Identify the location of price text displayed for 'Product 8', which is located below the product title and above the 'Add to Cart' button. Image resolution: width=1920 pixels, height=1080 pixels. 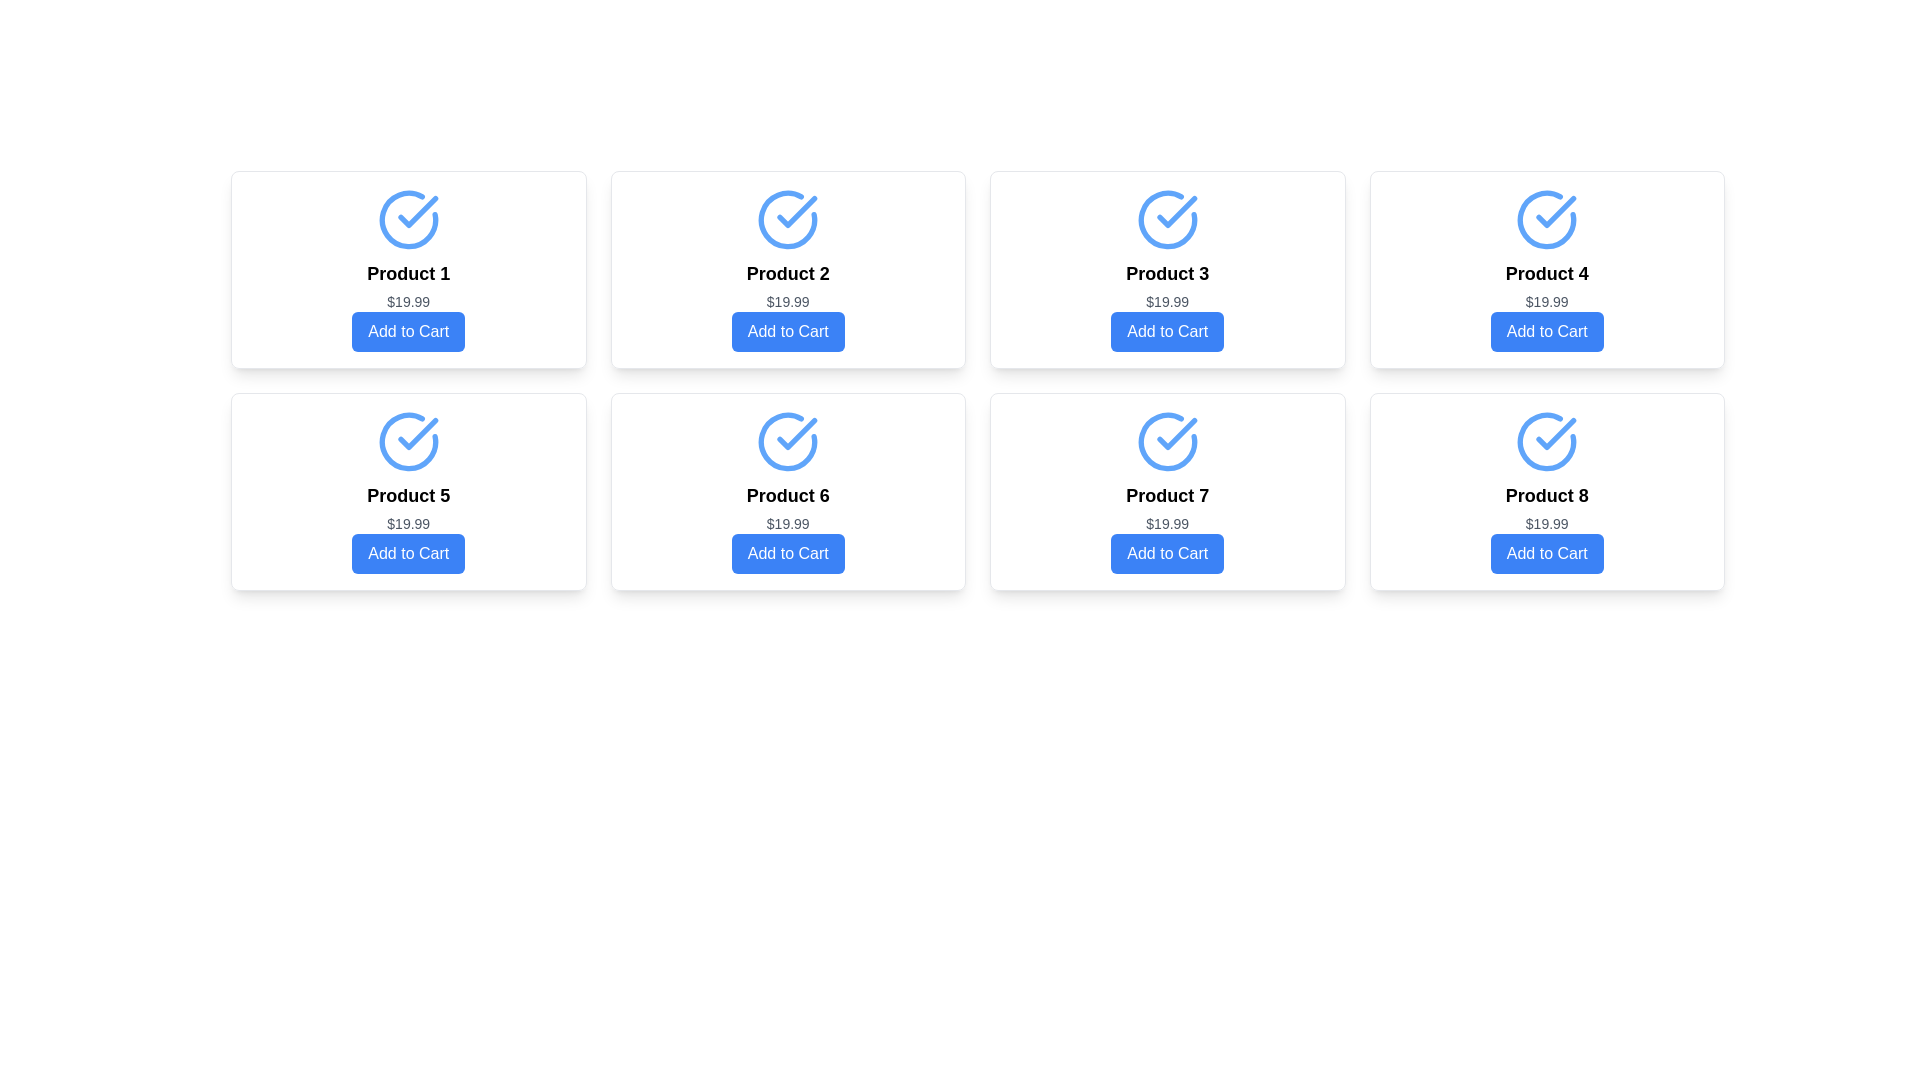
(1546, 523).